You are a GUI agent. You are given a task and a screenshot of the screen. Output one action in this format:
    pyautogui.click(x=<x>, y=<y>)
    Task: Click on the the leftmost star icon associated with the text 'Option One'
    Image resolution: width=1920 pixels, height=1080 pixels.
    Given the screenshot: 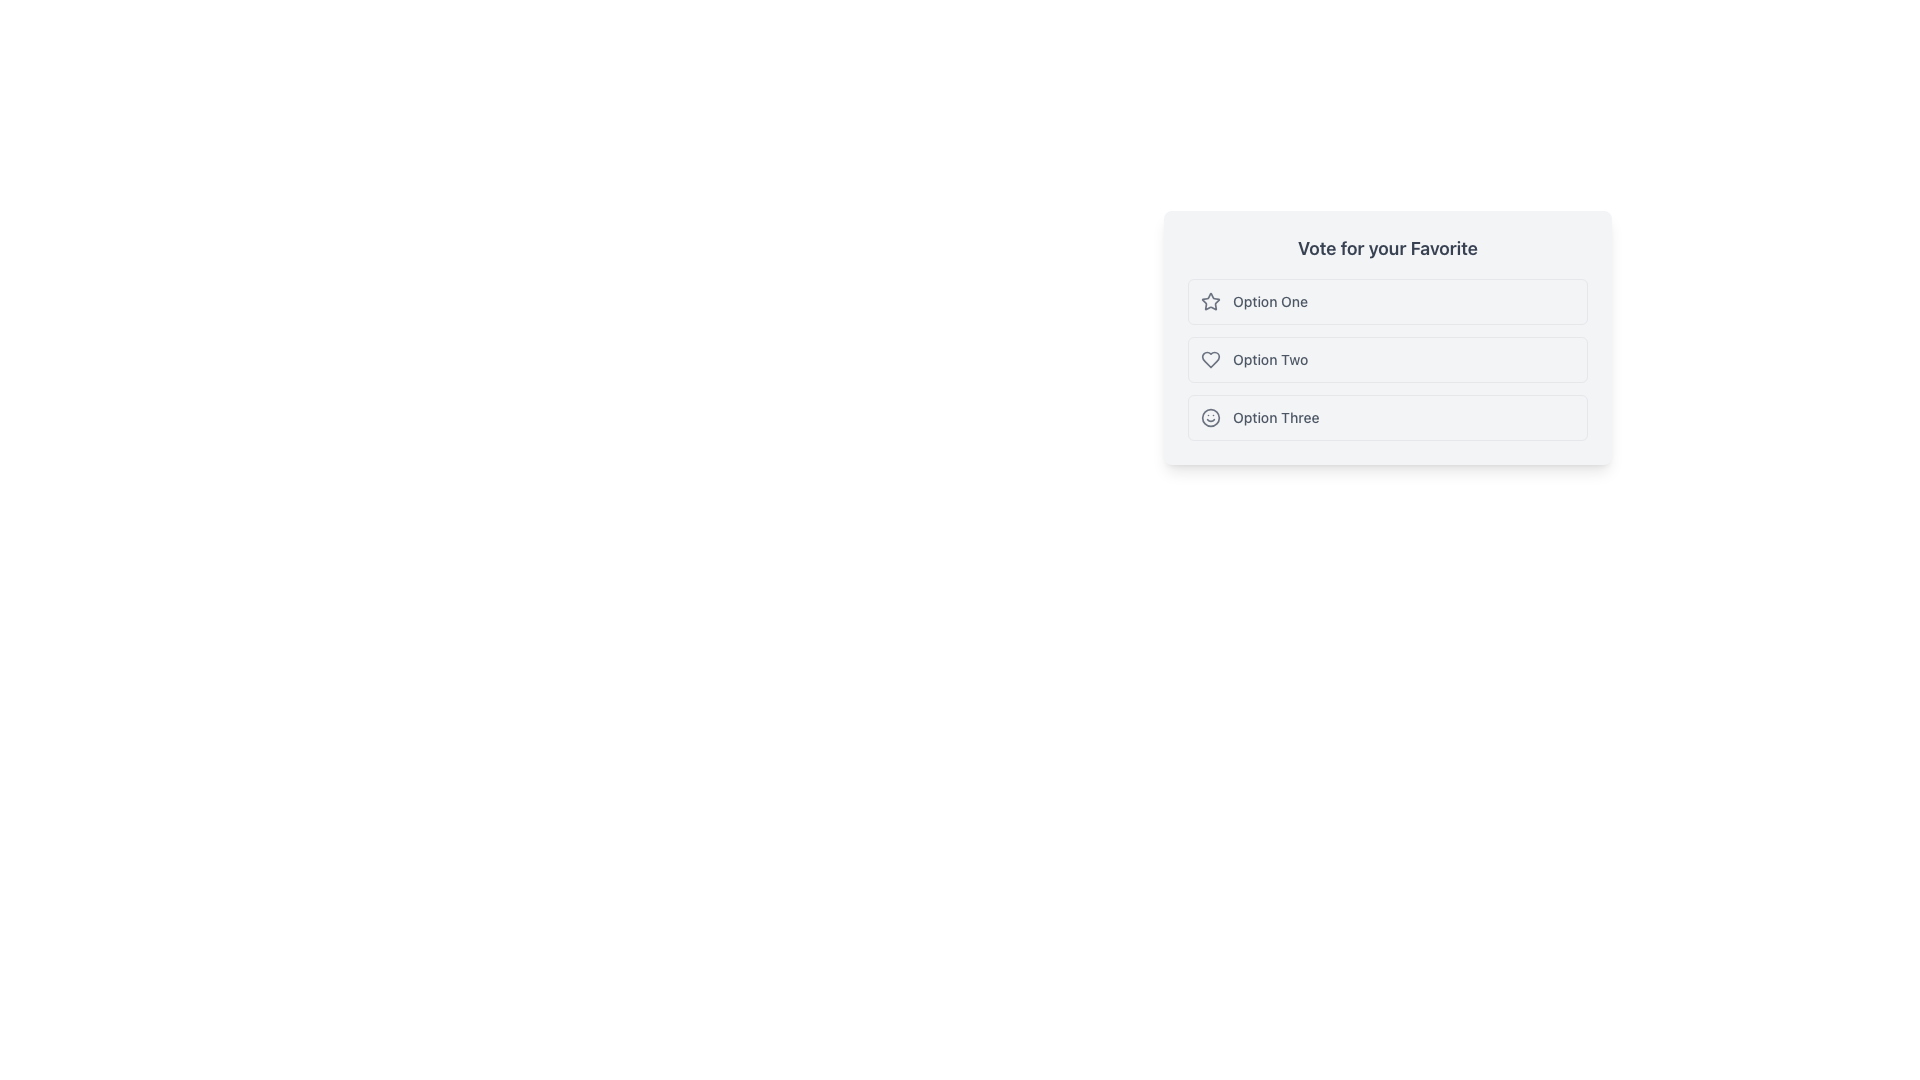 What is the action you would take?
    pyautogui.click(x=1209, y=301)
    